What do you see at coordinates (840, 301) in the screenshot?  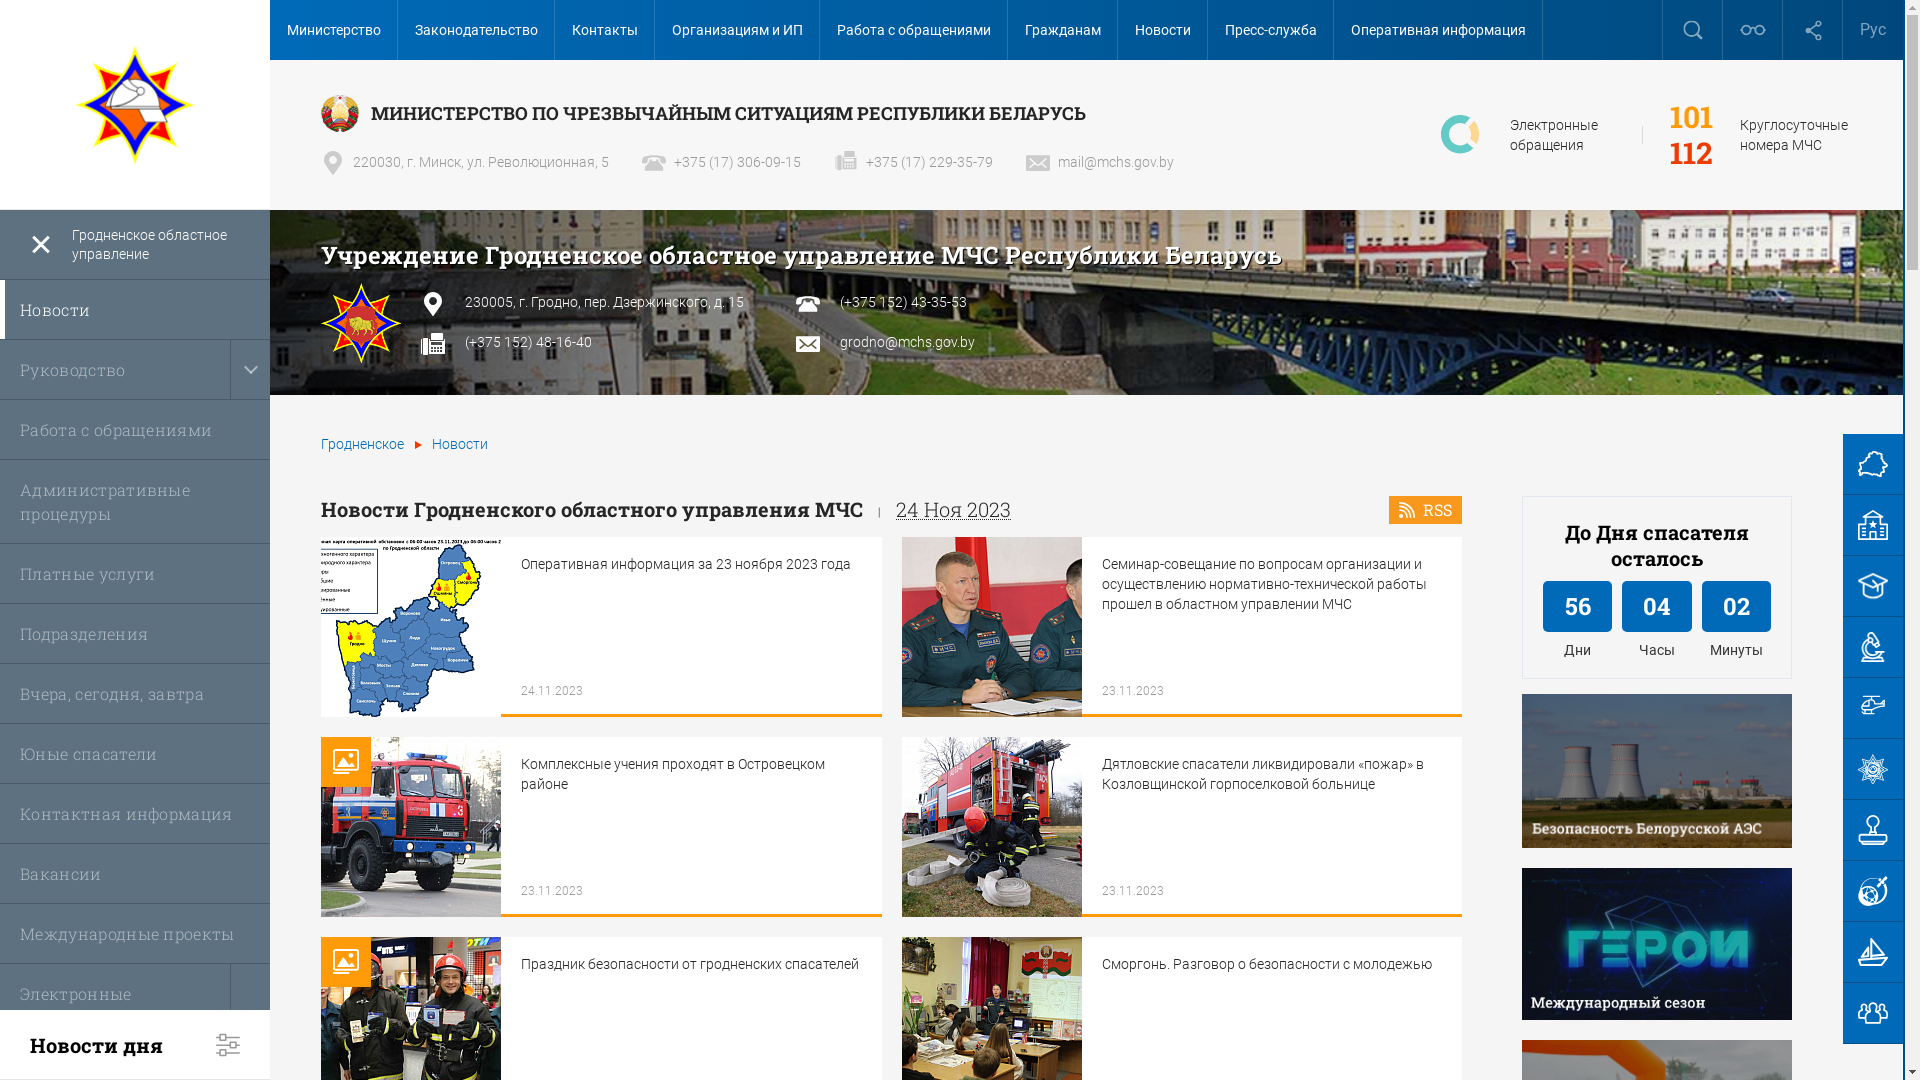 I see `'(+375 152) 43-35-53'` at bounding box center [840, 301].